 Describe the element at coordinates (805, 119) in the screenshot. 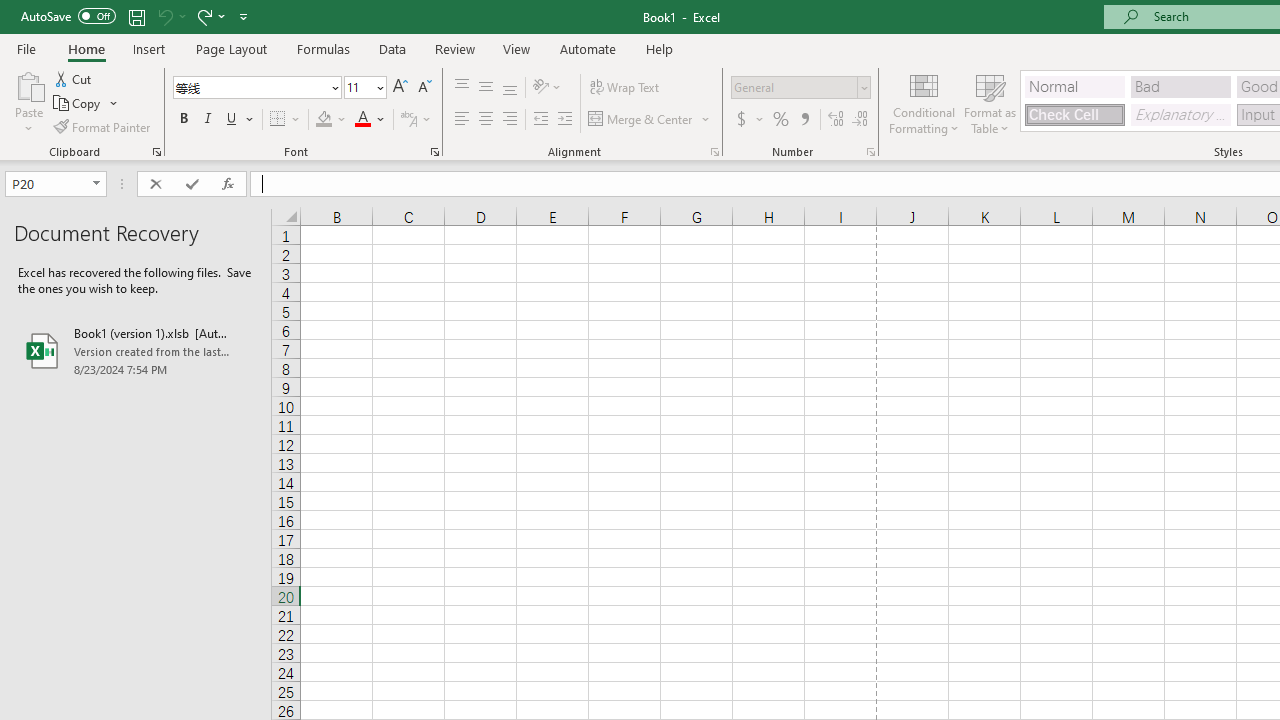

I see `'Comma Style'` at that location.